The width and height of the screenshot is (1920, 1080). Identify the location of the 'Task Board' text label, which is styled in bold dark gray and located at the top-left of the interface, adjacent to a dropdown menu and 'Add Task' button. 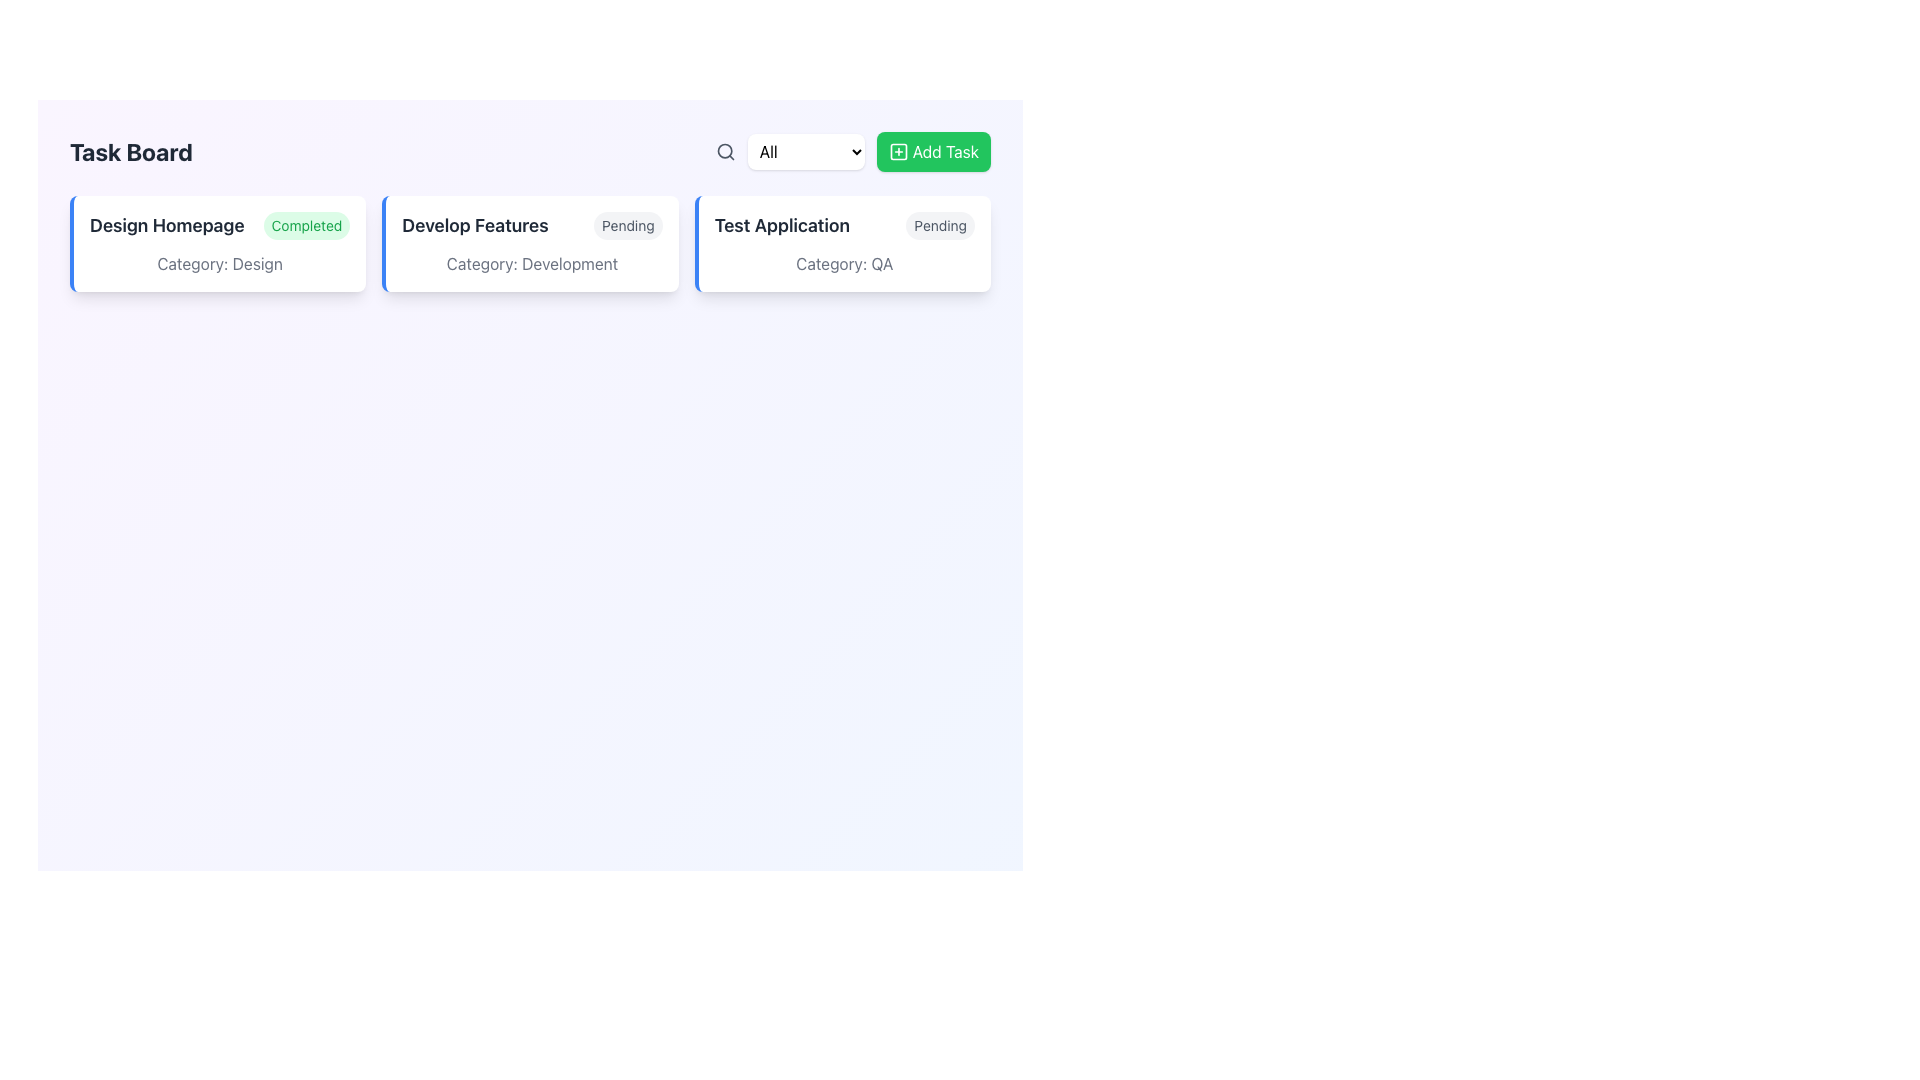
(130, 150).